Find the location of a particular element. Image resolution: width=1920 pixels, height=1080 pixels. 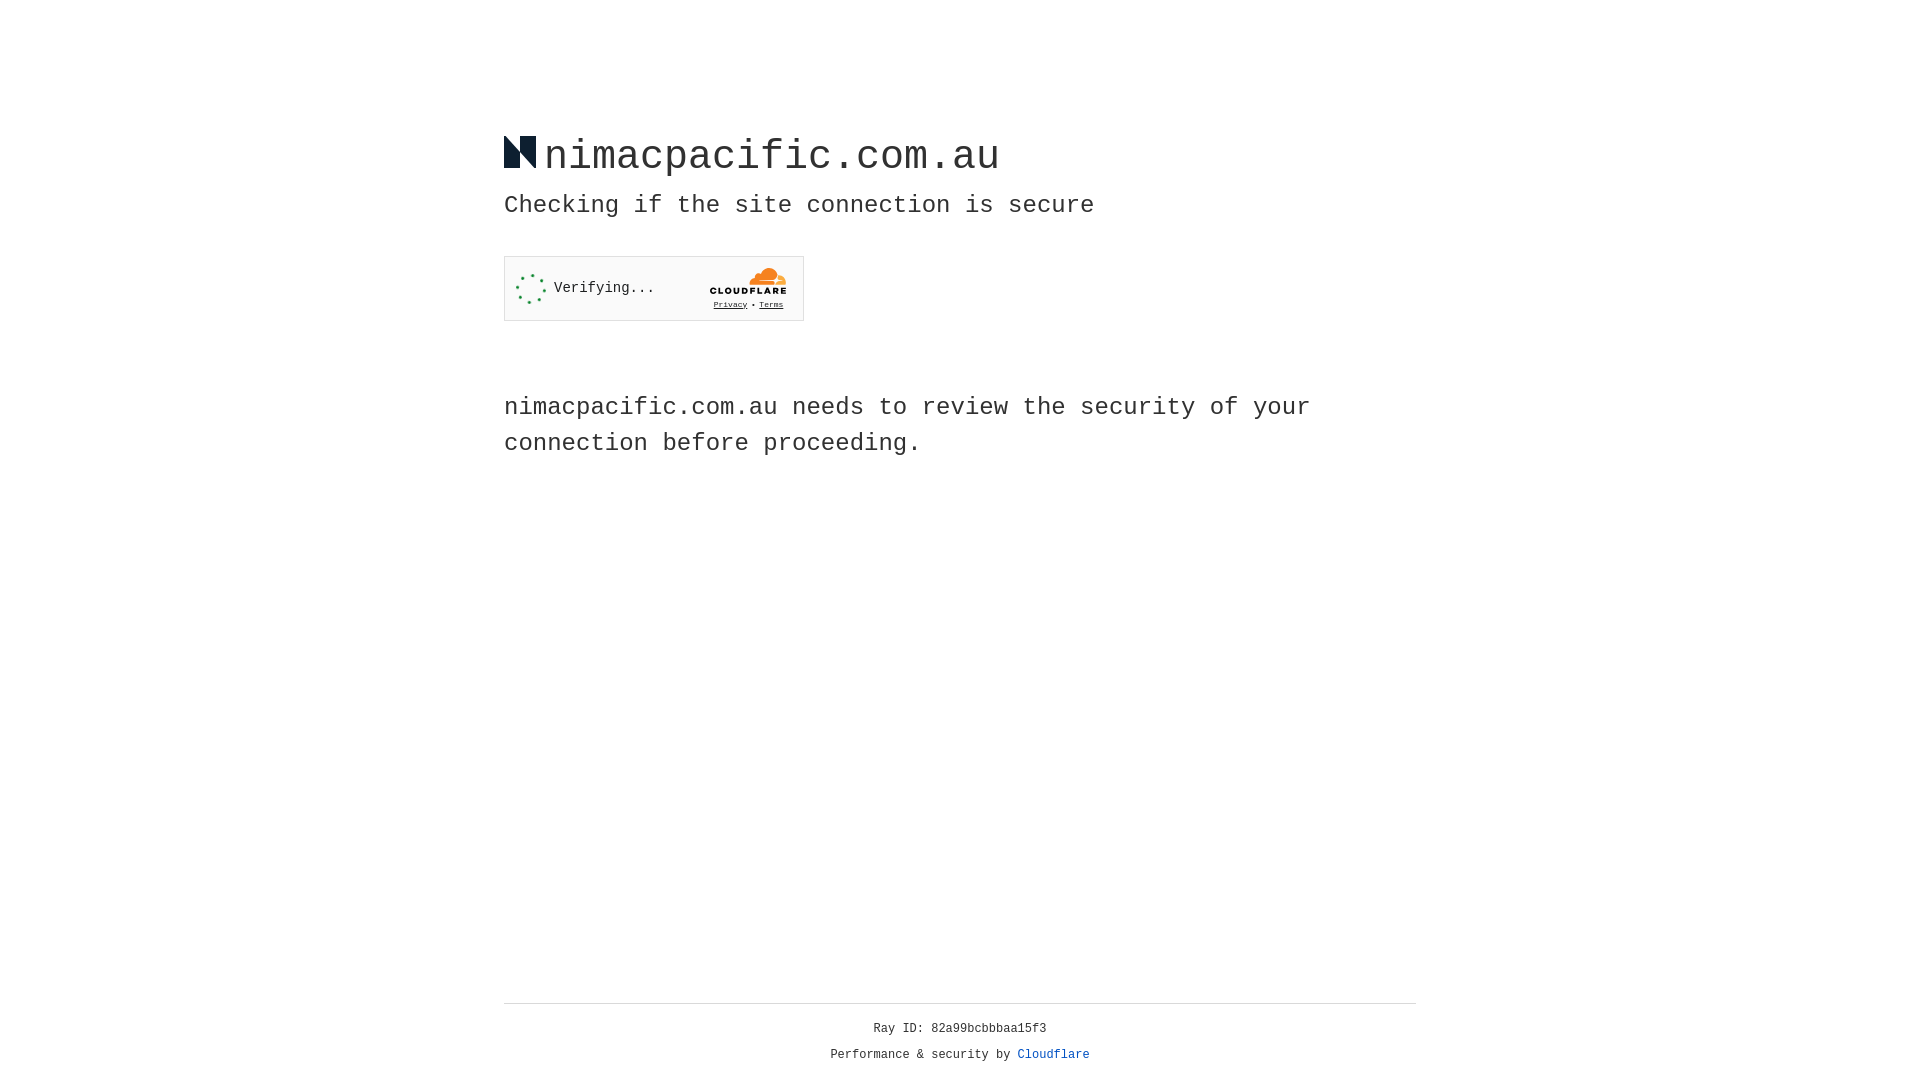

'Cloudflare' is located at coordinates (1053, 1054).